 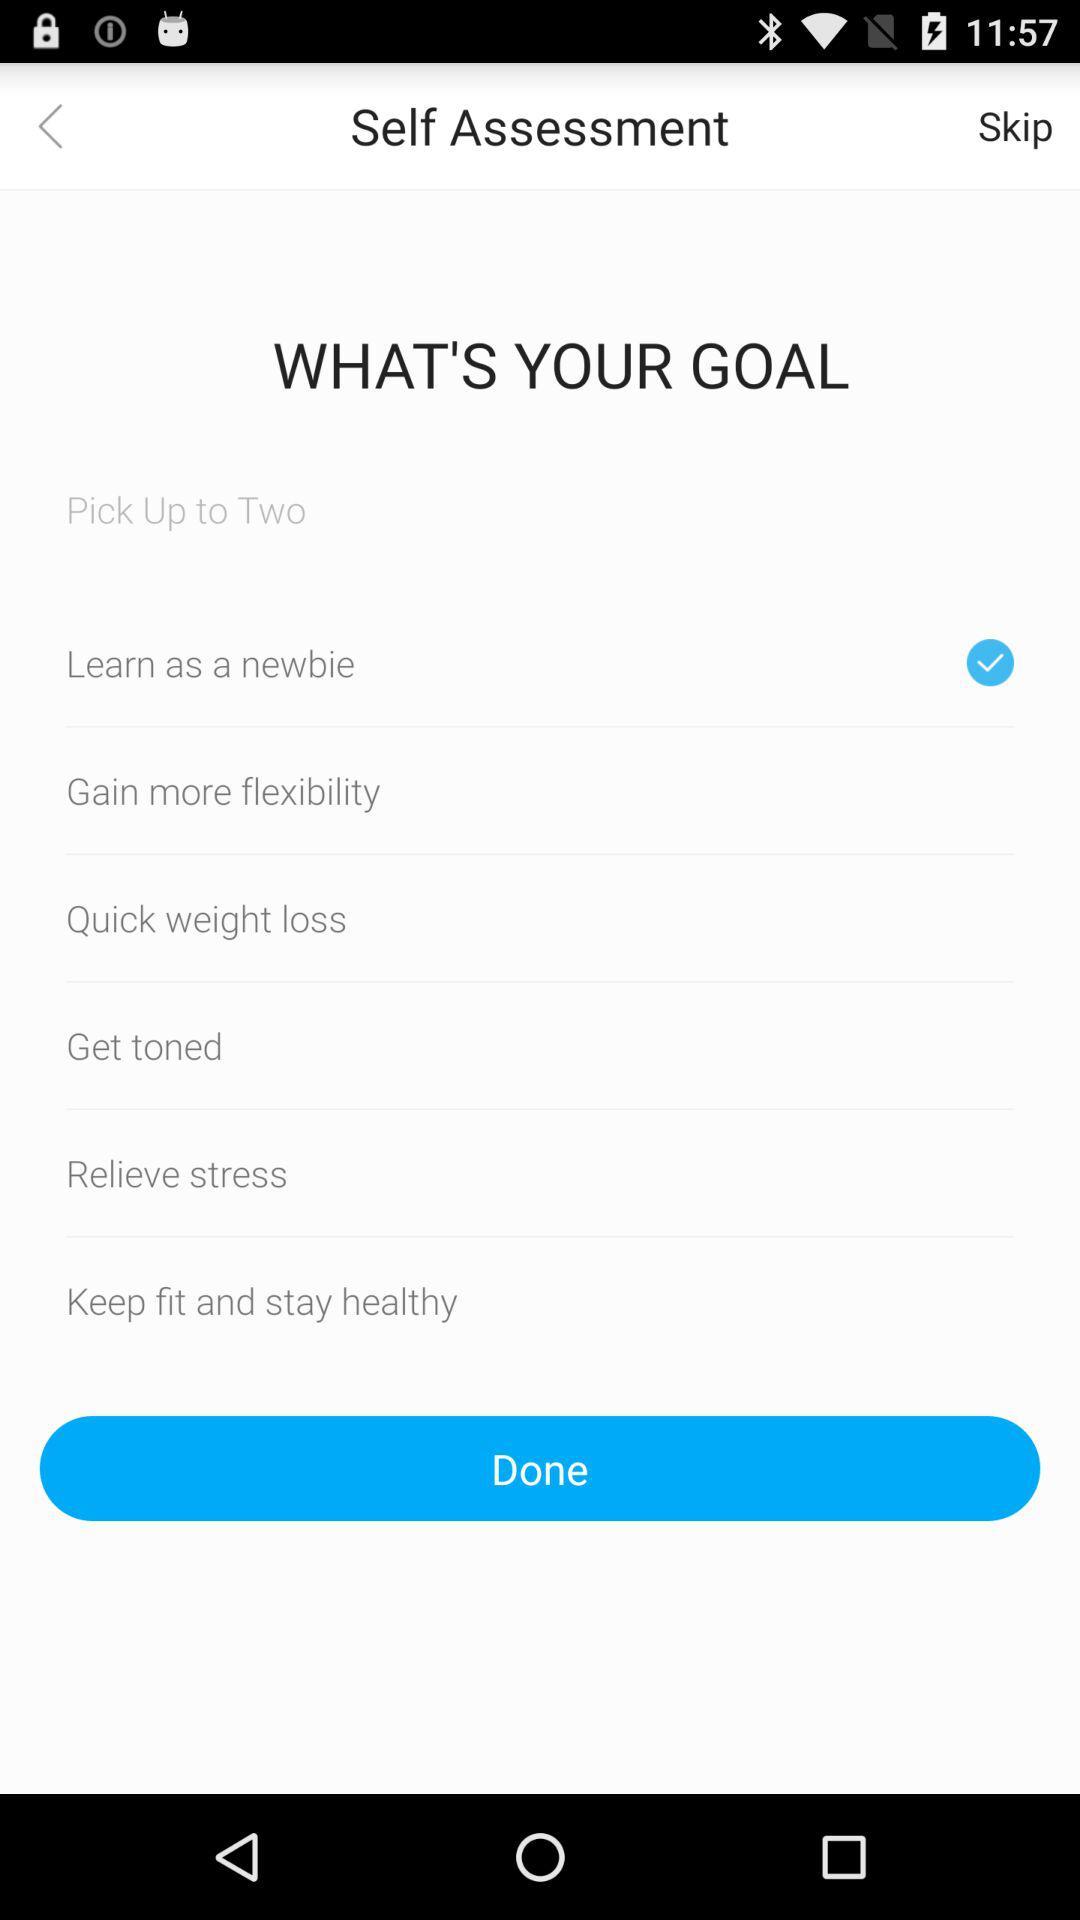 I want to click on icon at the top left corner, so click(x=61, y=124).